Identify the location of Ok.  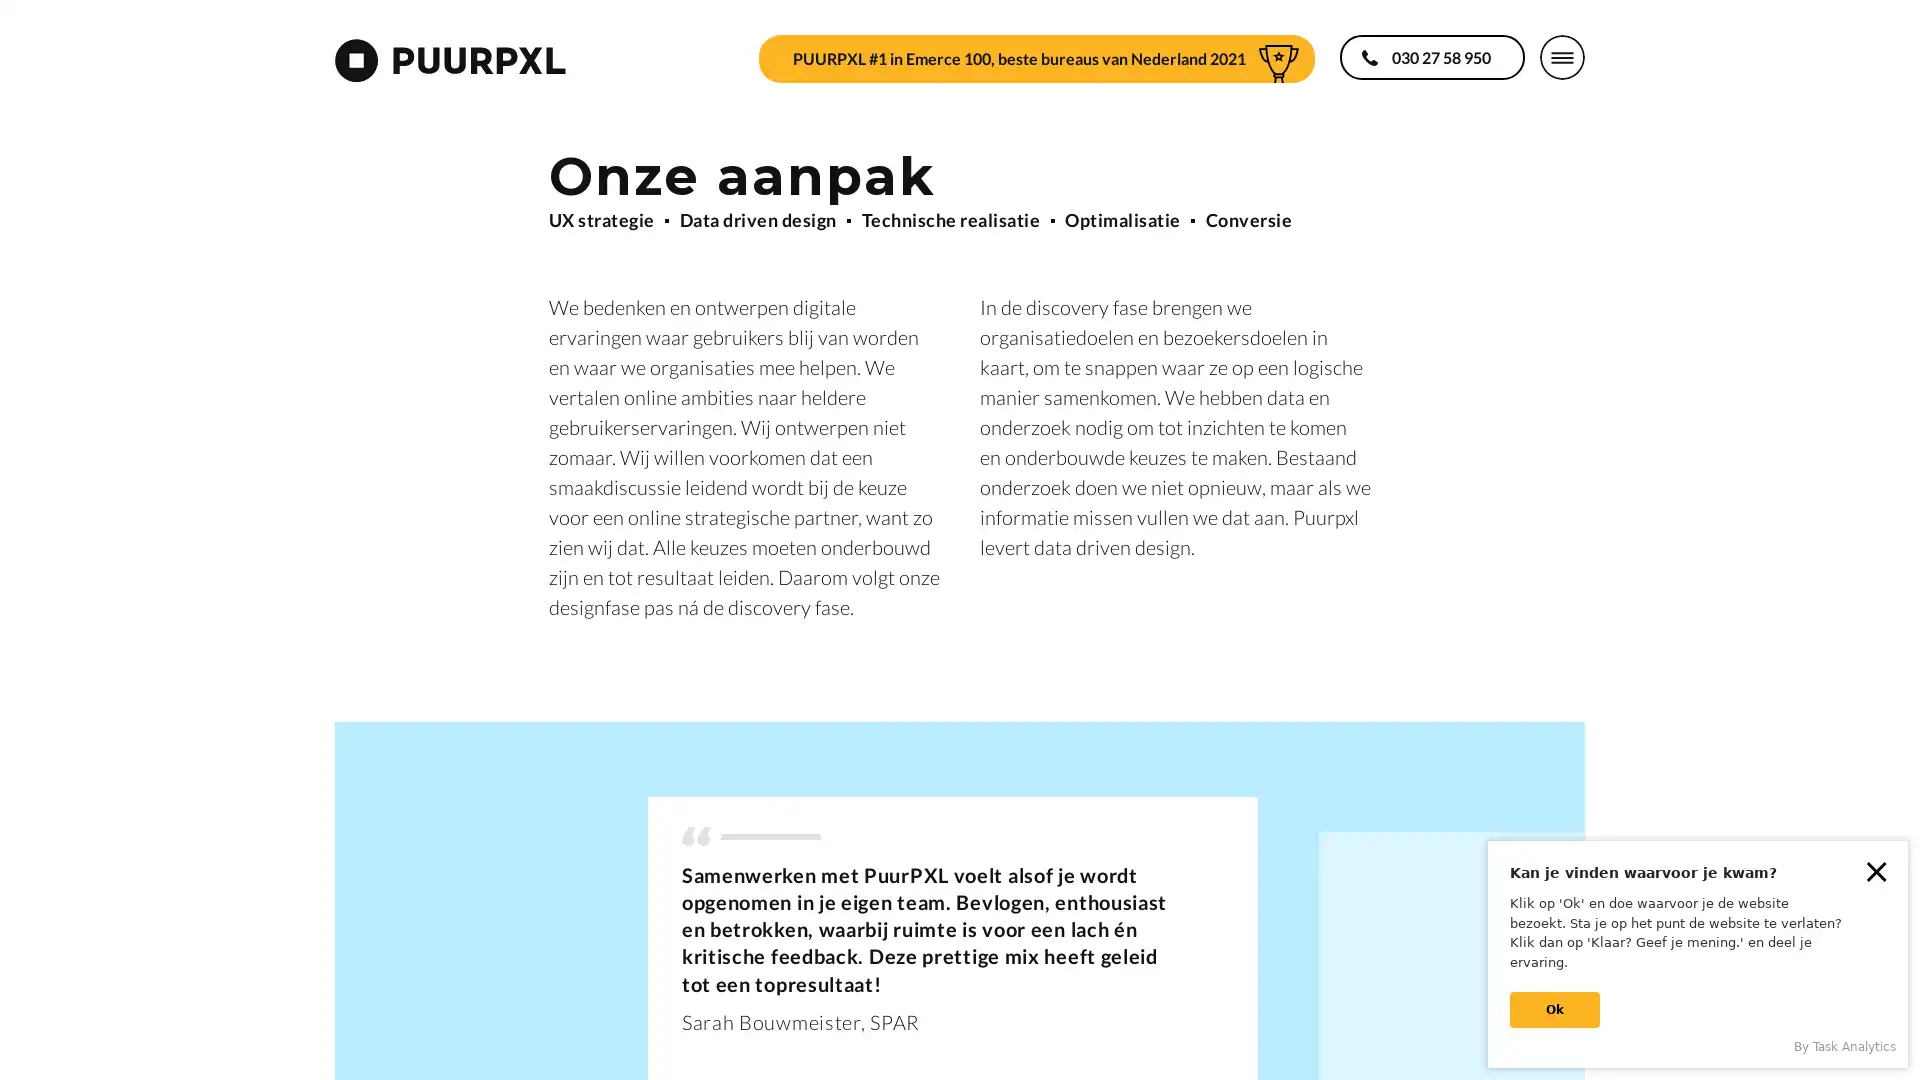
(1554, 1010).